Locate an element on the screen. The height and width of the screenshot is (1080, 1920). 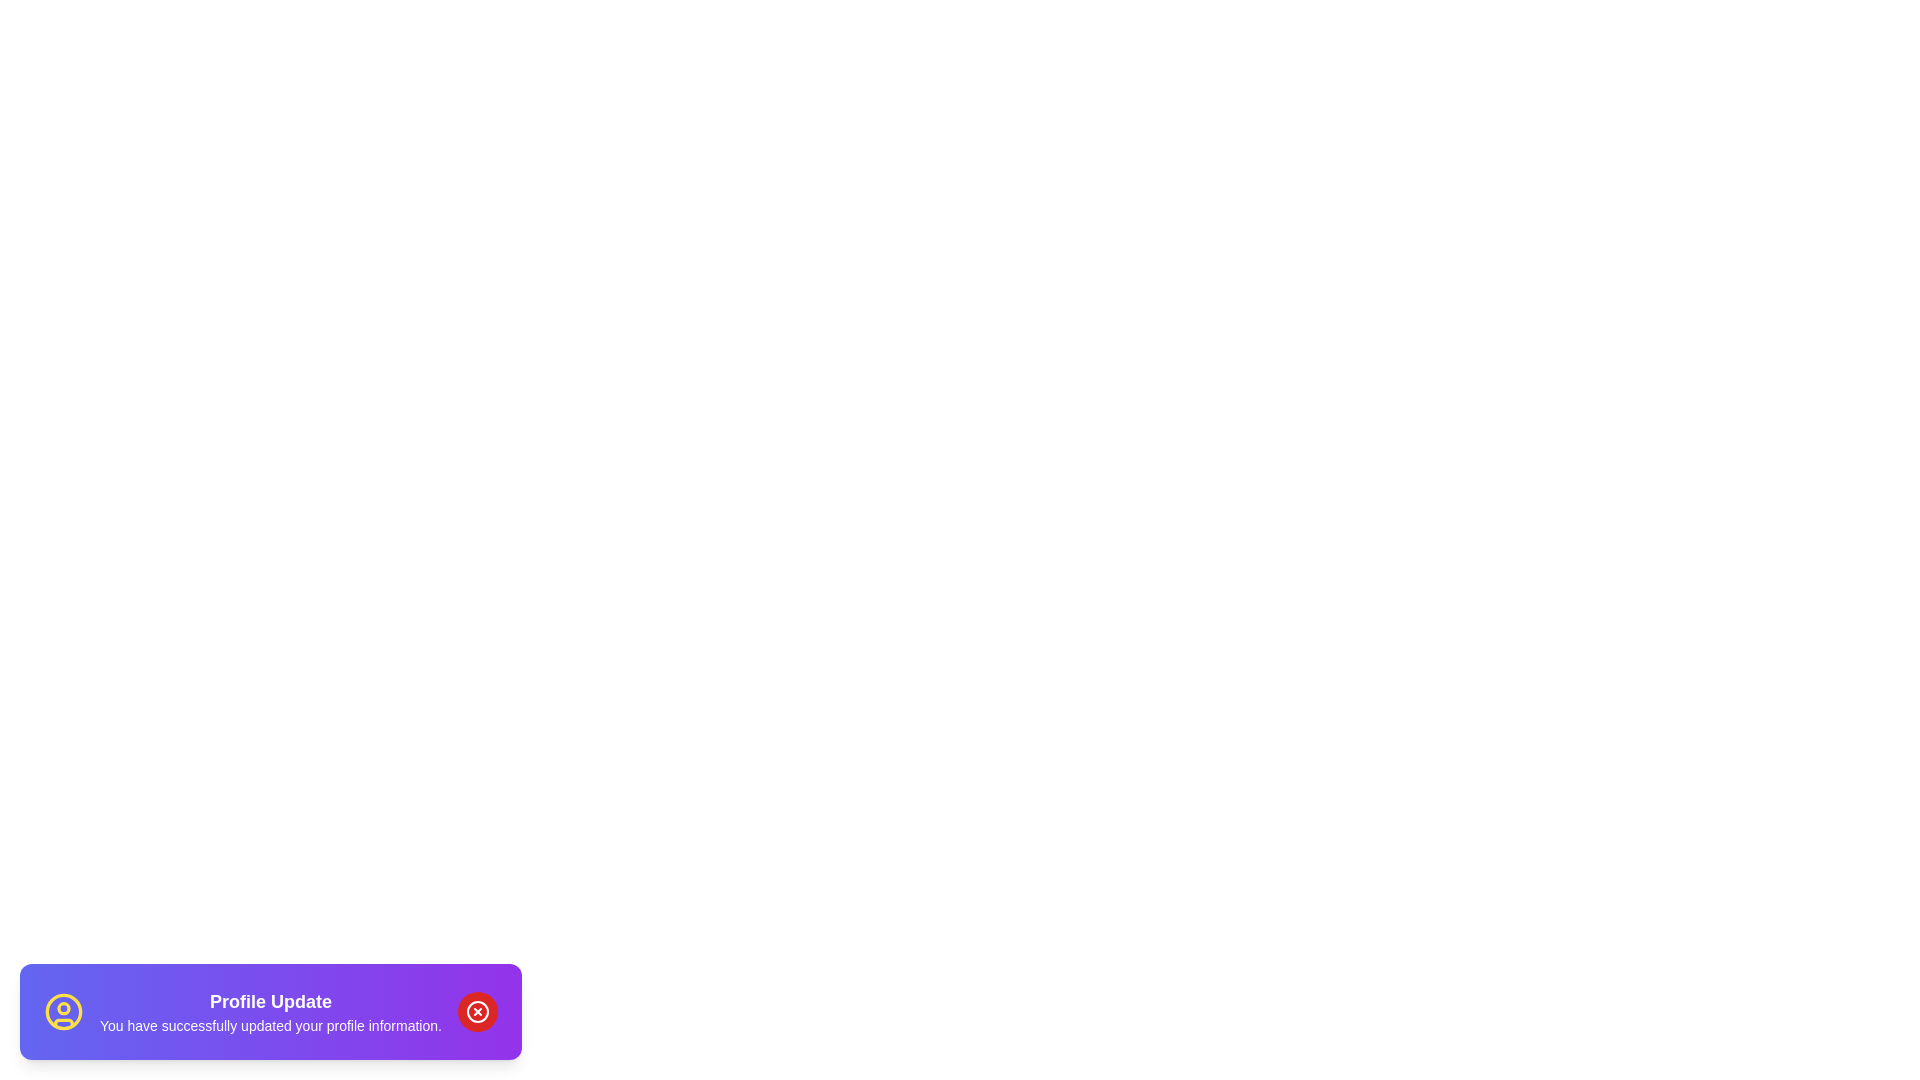
the user icon to explore potential actions is located at coordinates (63, 1011).